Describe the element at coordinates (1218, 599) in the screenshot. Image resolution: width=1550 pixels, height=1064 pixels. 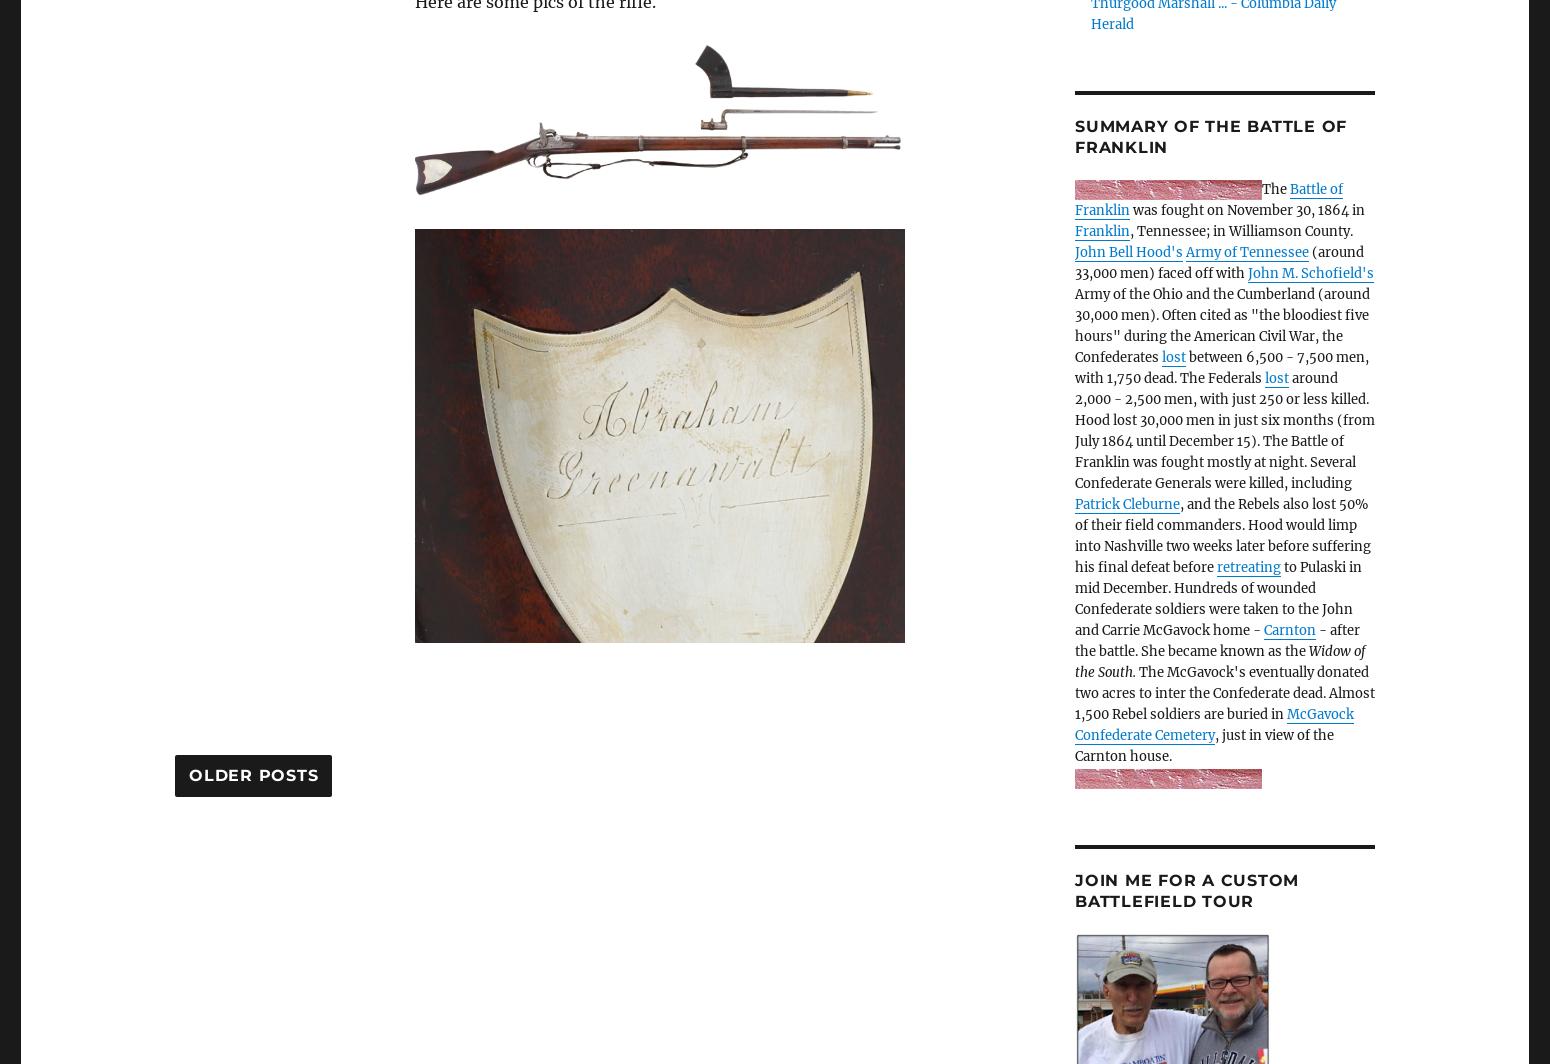
I see `'to Pulaski in mid December. Hundreds of wounded Confederate soldiers were taken to the John and Carrie McGavock home -'` at that location.